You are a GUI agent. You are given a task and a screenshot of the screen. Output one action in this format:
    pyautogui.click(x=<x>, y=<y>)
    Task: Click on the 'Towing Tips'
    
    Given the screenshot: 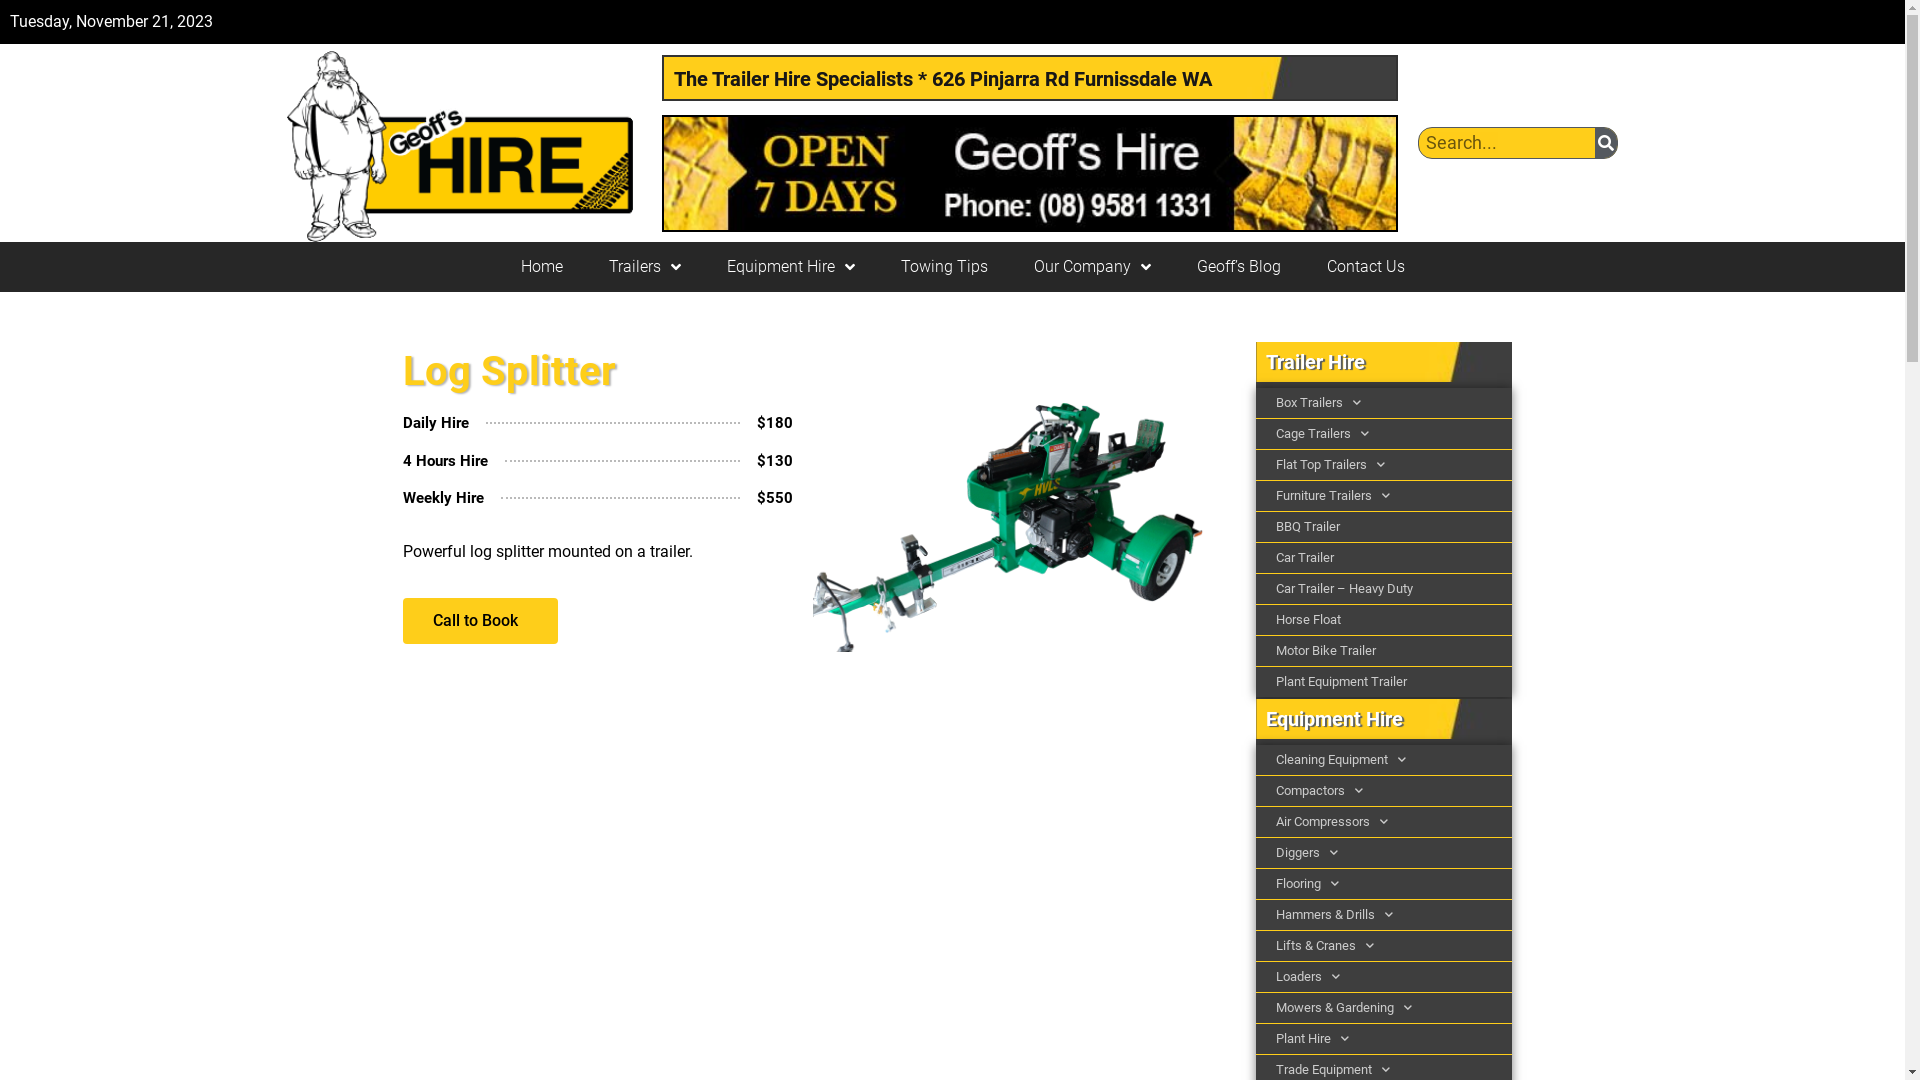 What is the action you would take?
    pyautogui.click(x=942, y=265)
    